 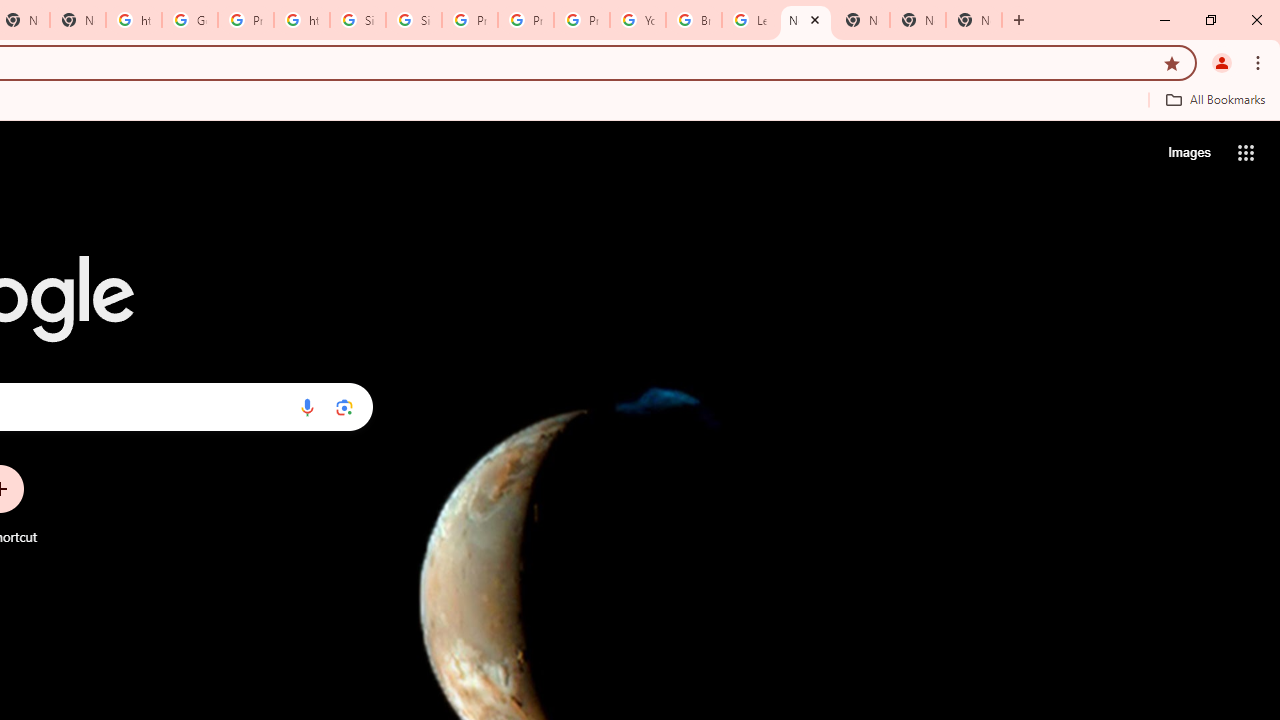 What do you see at coordinates (468, 20) in the screenshot?
I see `'Privacy Help Center - Policies Help'` at bounding box center [468, 20].